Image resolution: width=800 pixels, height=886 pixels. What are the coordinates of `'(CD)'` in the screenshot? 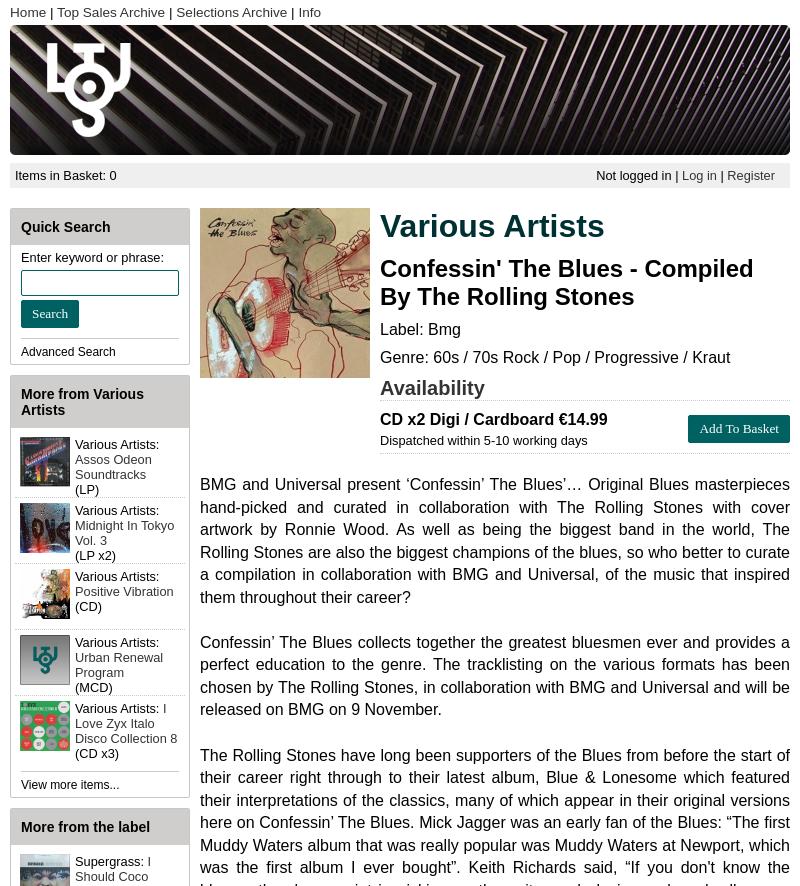 It's located at (75, 605).